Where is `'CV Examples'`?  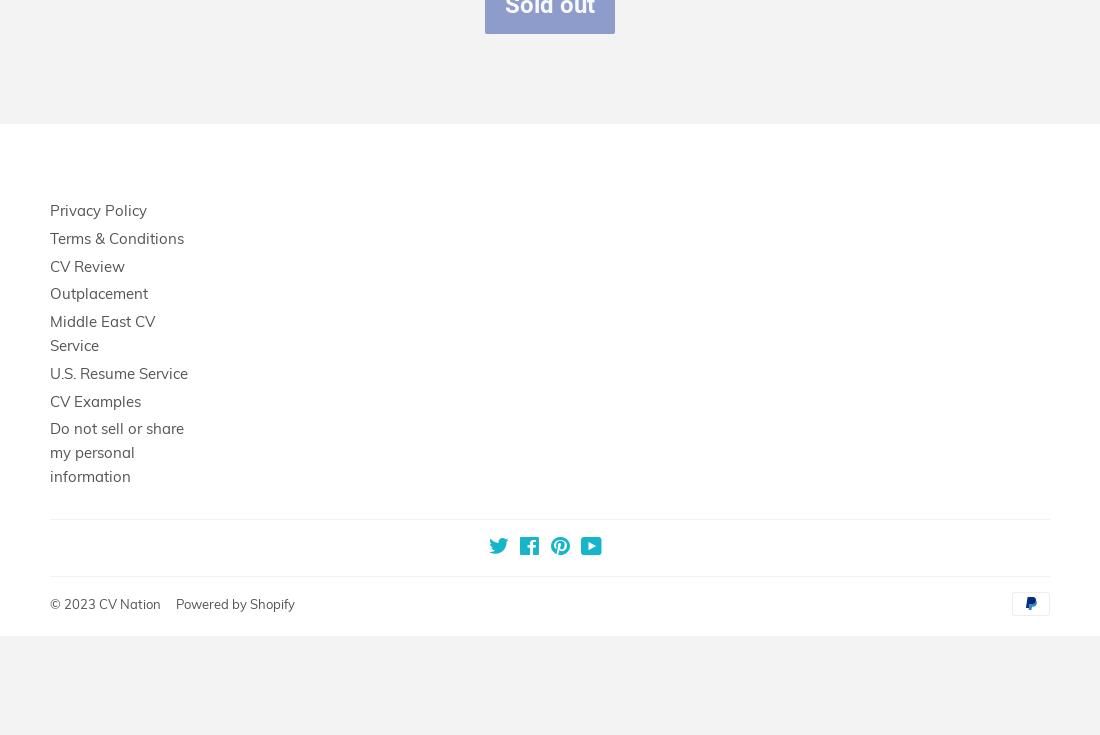
'CV Examples' is located at coordinates (95, 400).